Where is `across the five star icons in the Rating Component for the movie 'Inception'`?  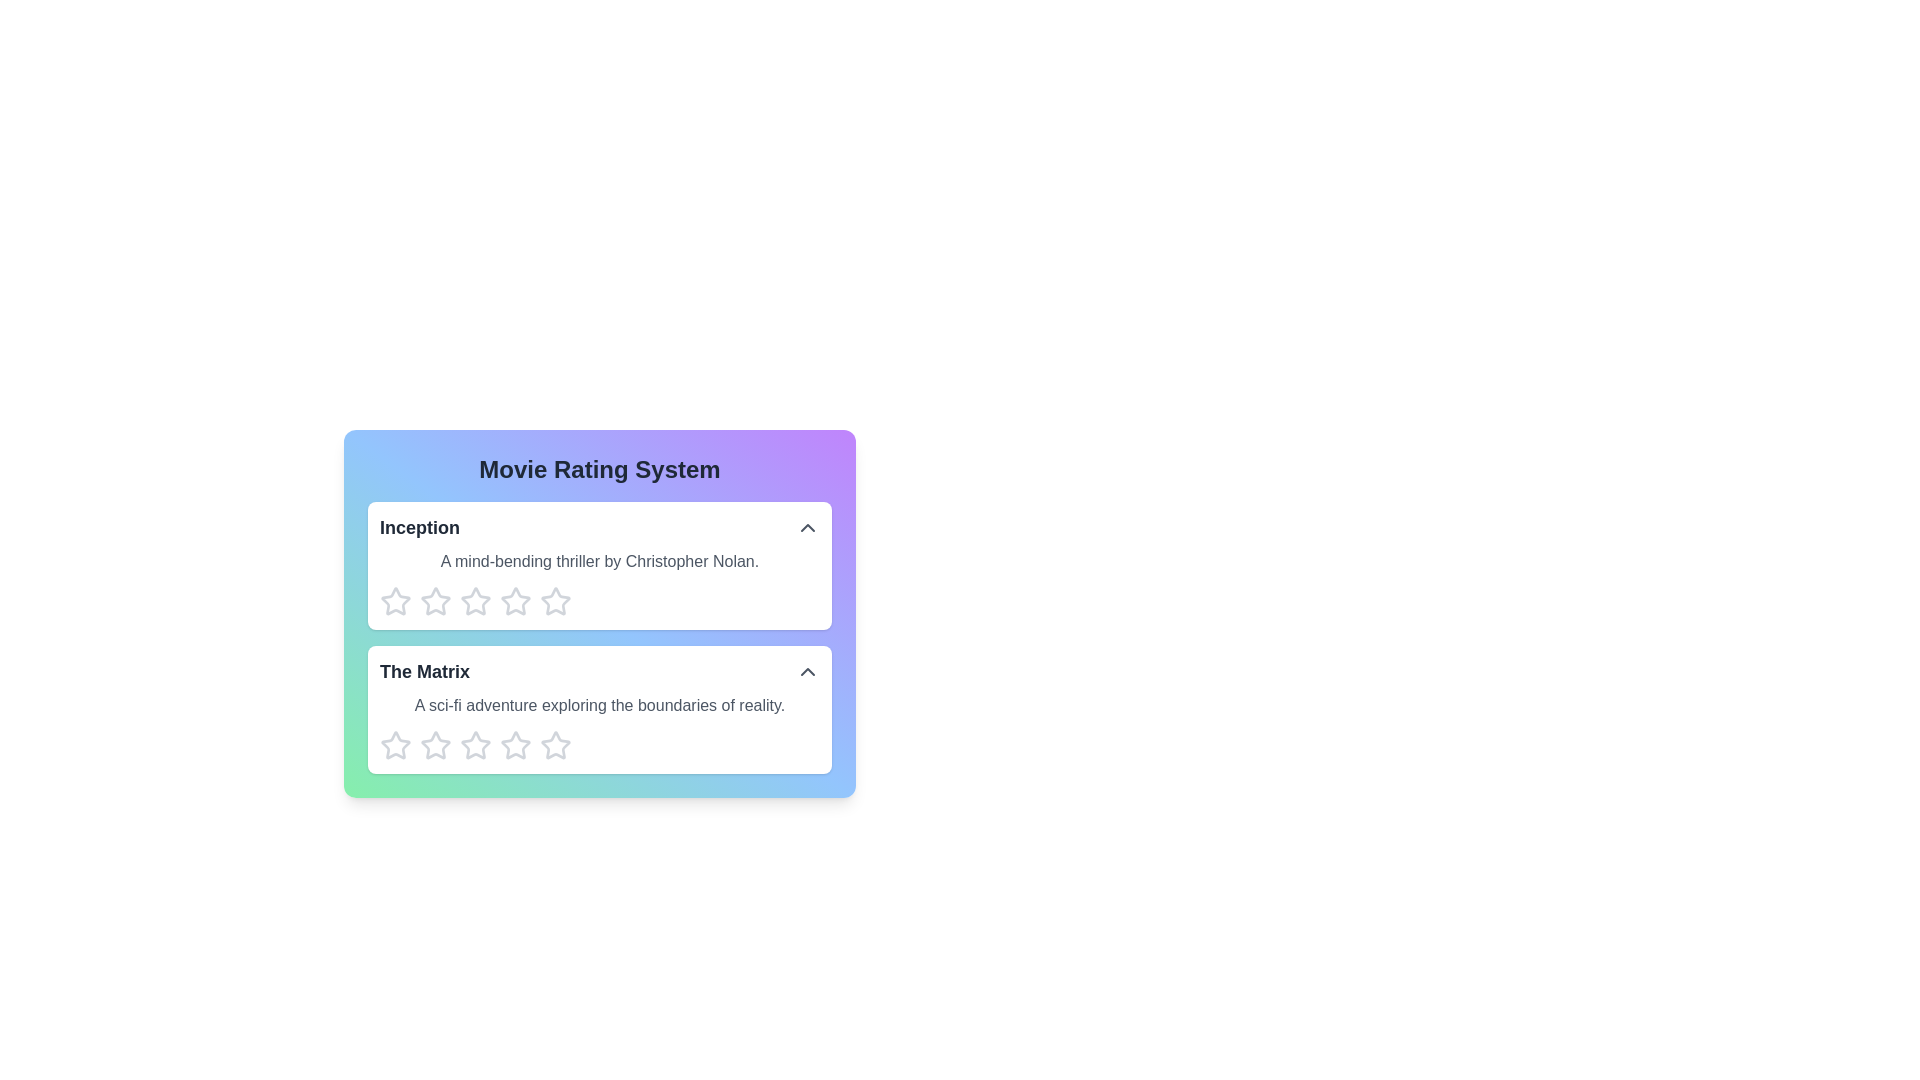
across the five star icons in the Rating Component for the movie 'Inception' is located at coordinates (599, 600).